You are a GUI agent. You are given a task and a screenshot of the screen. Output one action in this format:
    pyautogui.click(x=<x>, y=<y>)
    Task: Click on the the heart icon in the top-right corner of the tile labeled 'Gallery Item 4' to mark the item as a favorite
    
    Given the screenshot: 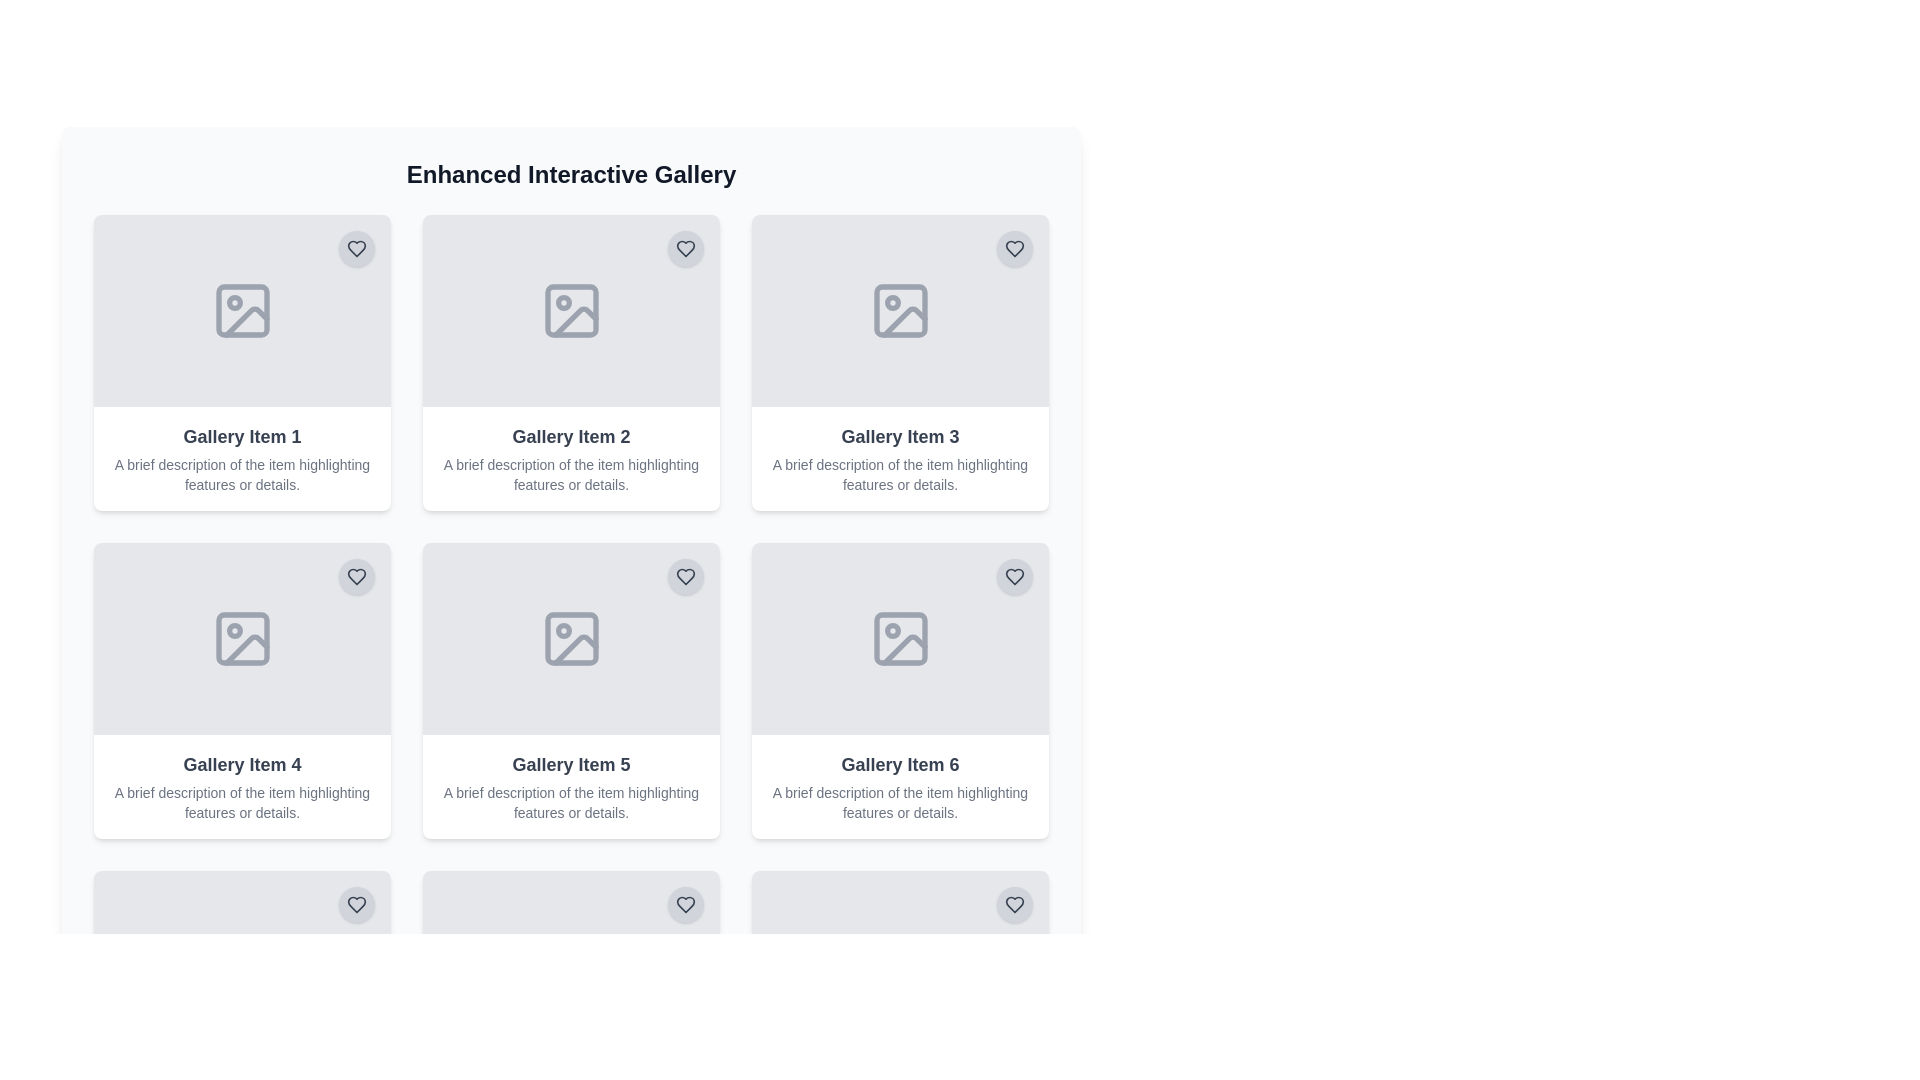 What is the action you would take?
    pyautogui.click(x=356, y=577)
    